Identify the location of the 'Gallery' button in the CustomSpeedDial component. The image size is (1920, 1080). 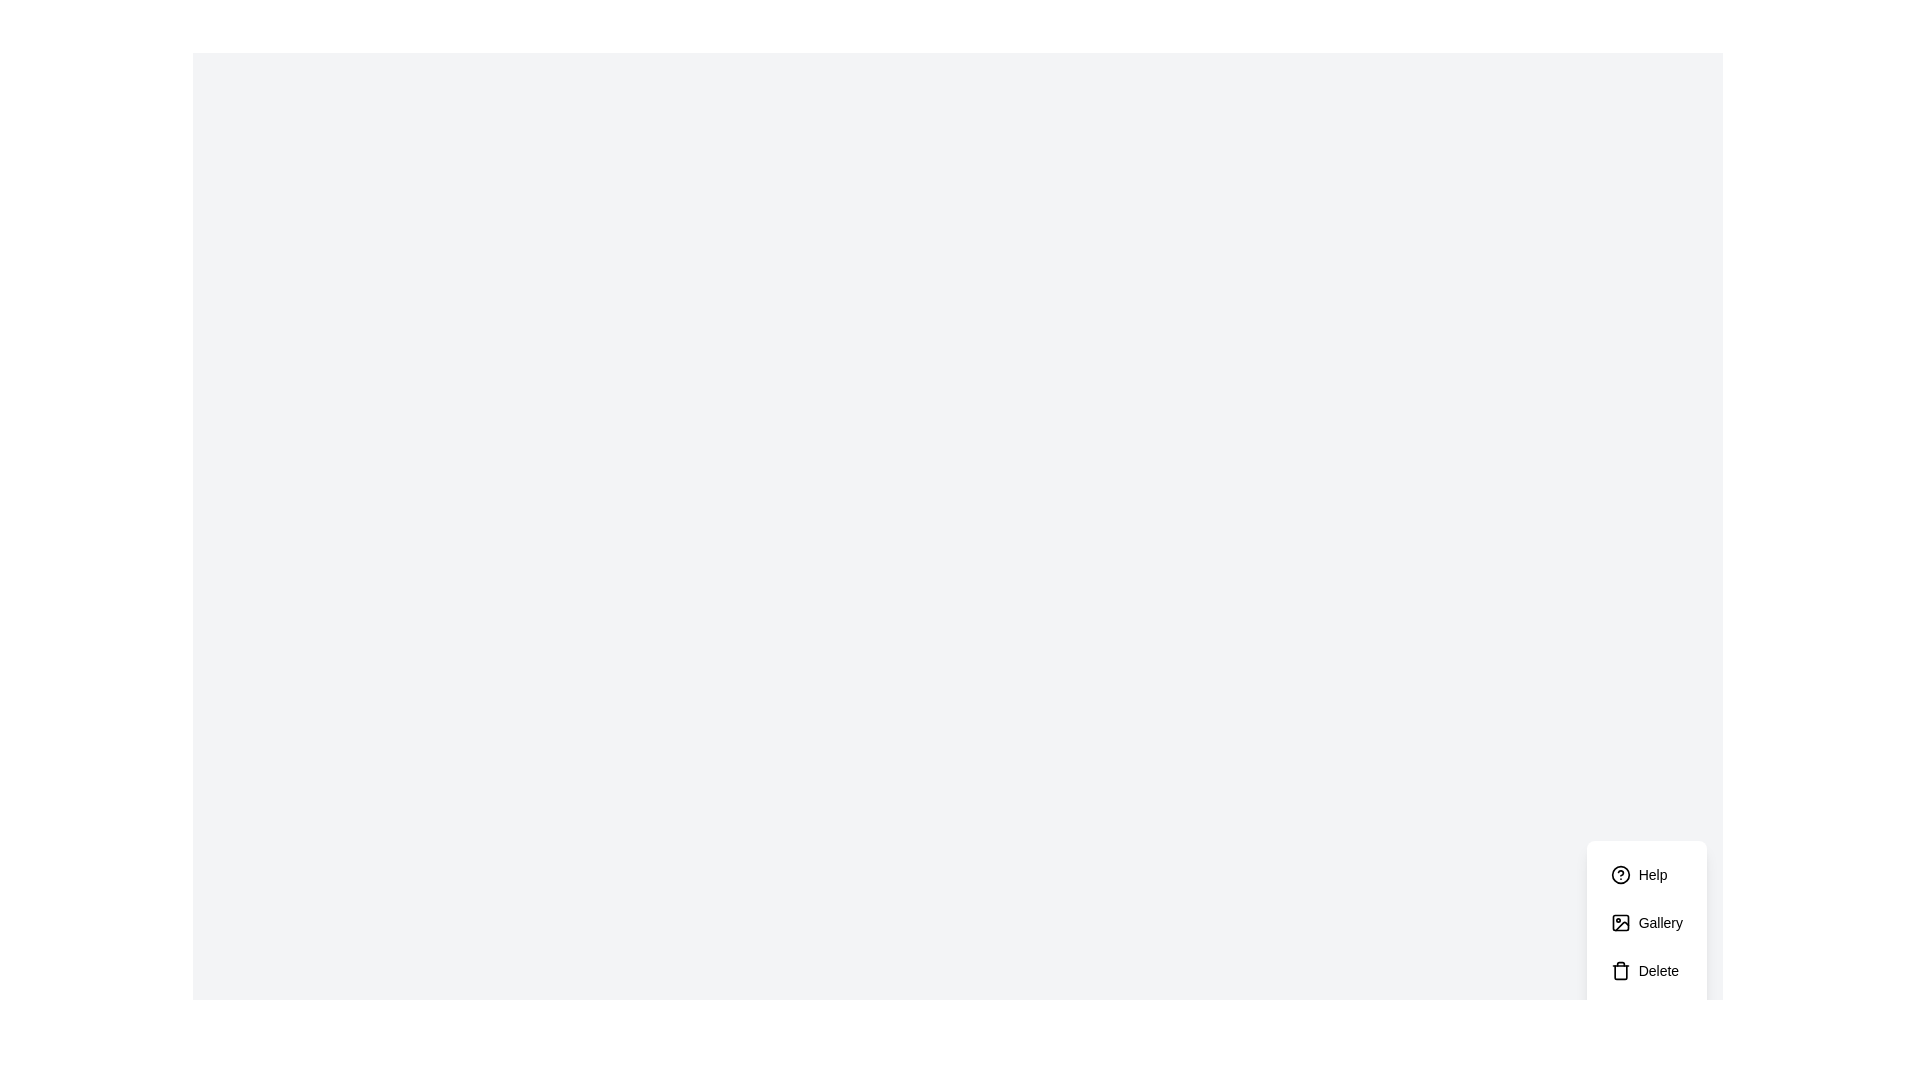
(1646, 922).